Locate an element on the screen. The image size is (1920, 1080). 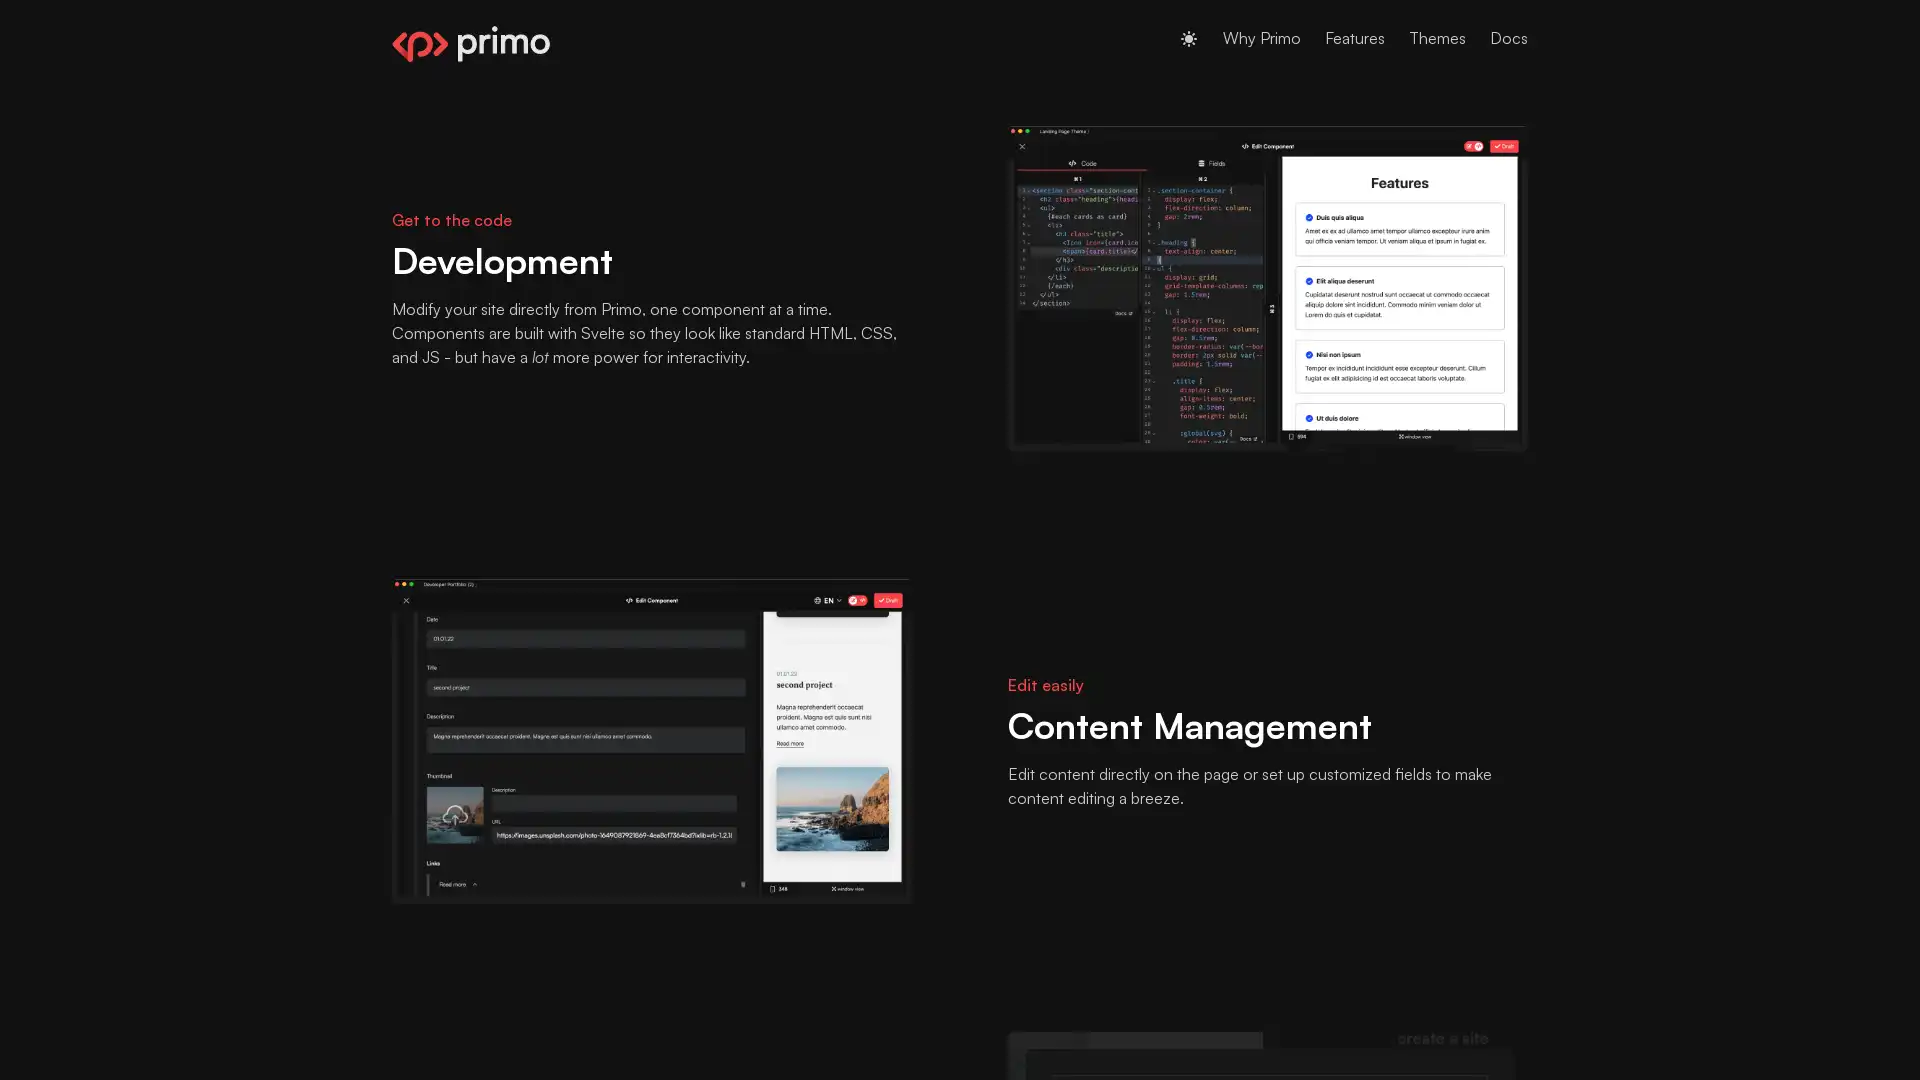
Toggle dark mode is located at coordinates (1189, 38).